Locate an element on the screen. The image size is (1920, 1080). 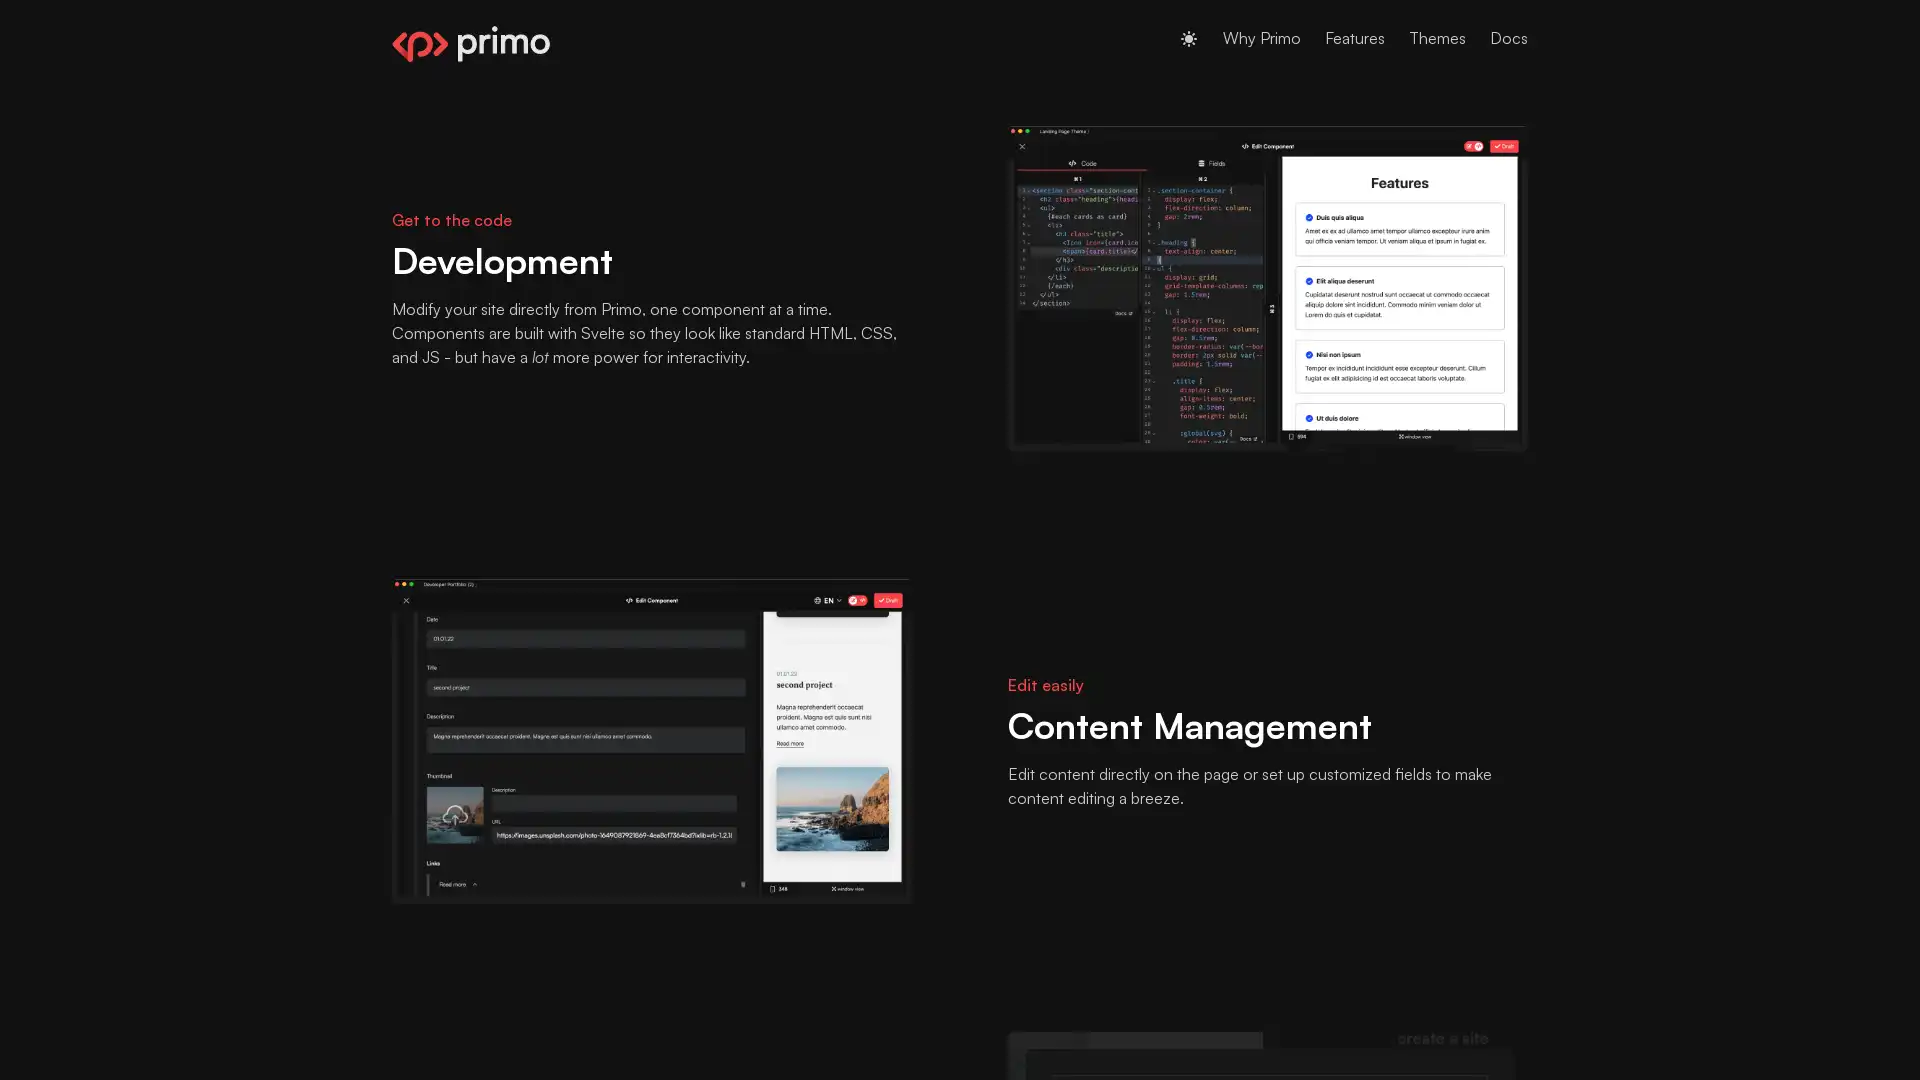
Toggle dark mode is located at coordinates (1189, 38).